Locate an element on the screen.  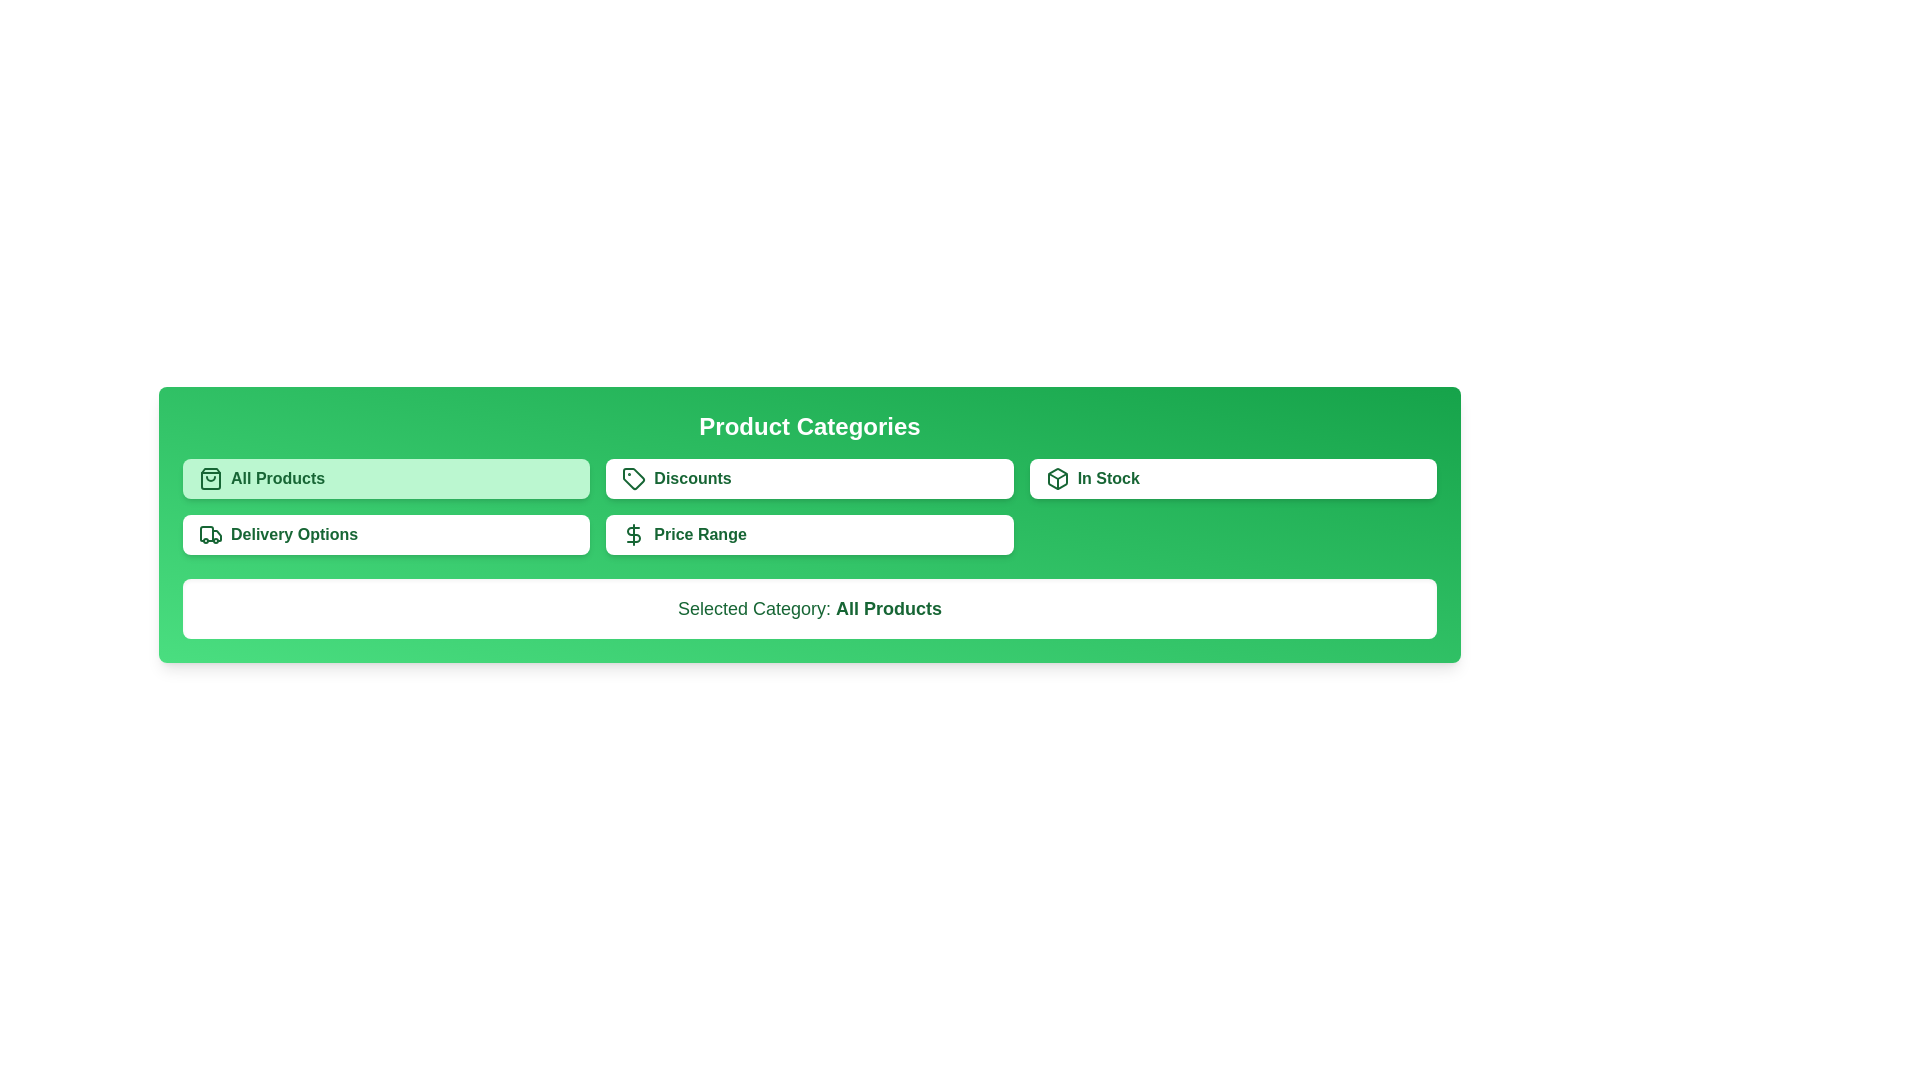
the fourth button in the grid layout that allows users is located at coordinates (386, 534).